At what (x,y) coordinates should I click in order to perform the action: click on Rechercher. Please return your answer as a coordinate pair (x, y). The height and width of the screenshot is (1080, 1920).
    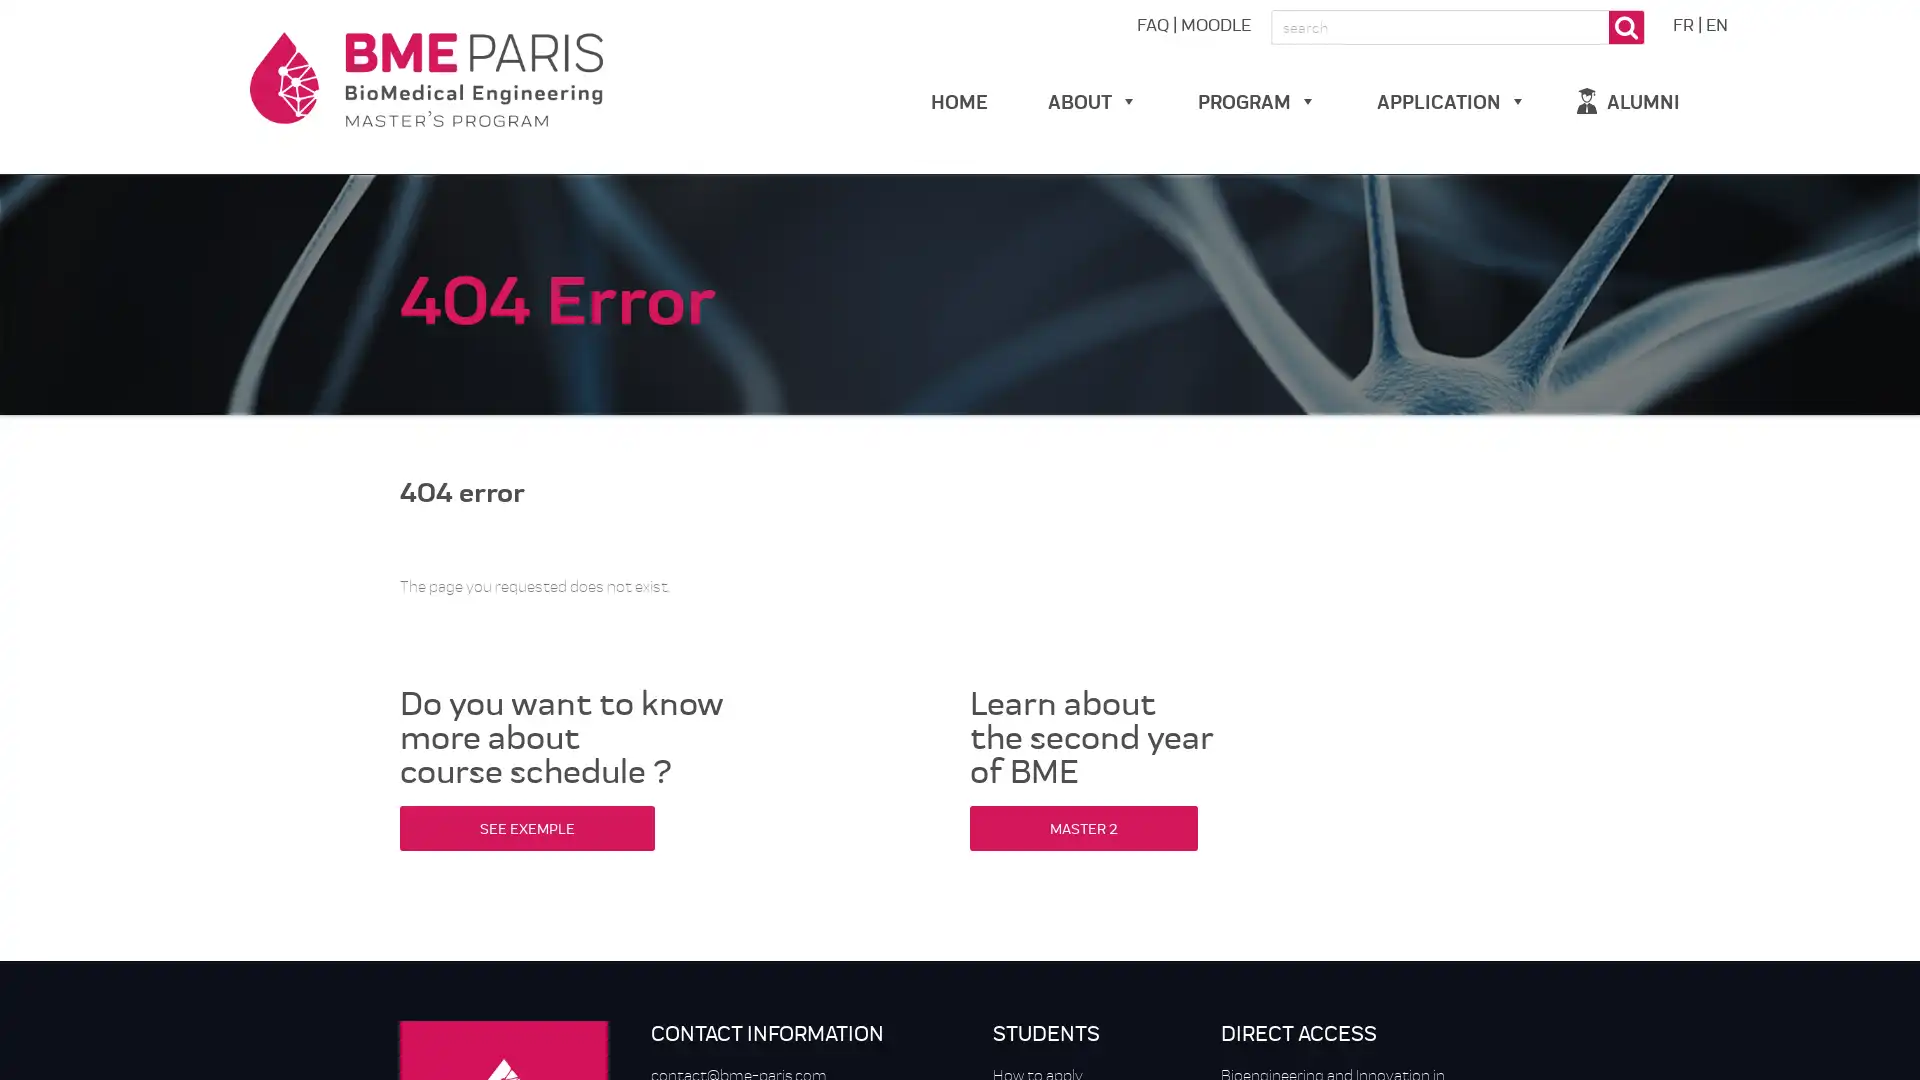
    Looking at the image, I should click on (1626, 27).